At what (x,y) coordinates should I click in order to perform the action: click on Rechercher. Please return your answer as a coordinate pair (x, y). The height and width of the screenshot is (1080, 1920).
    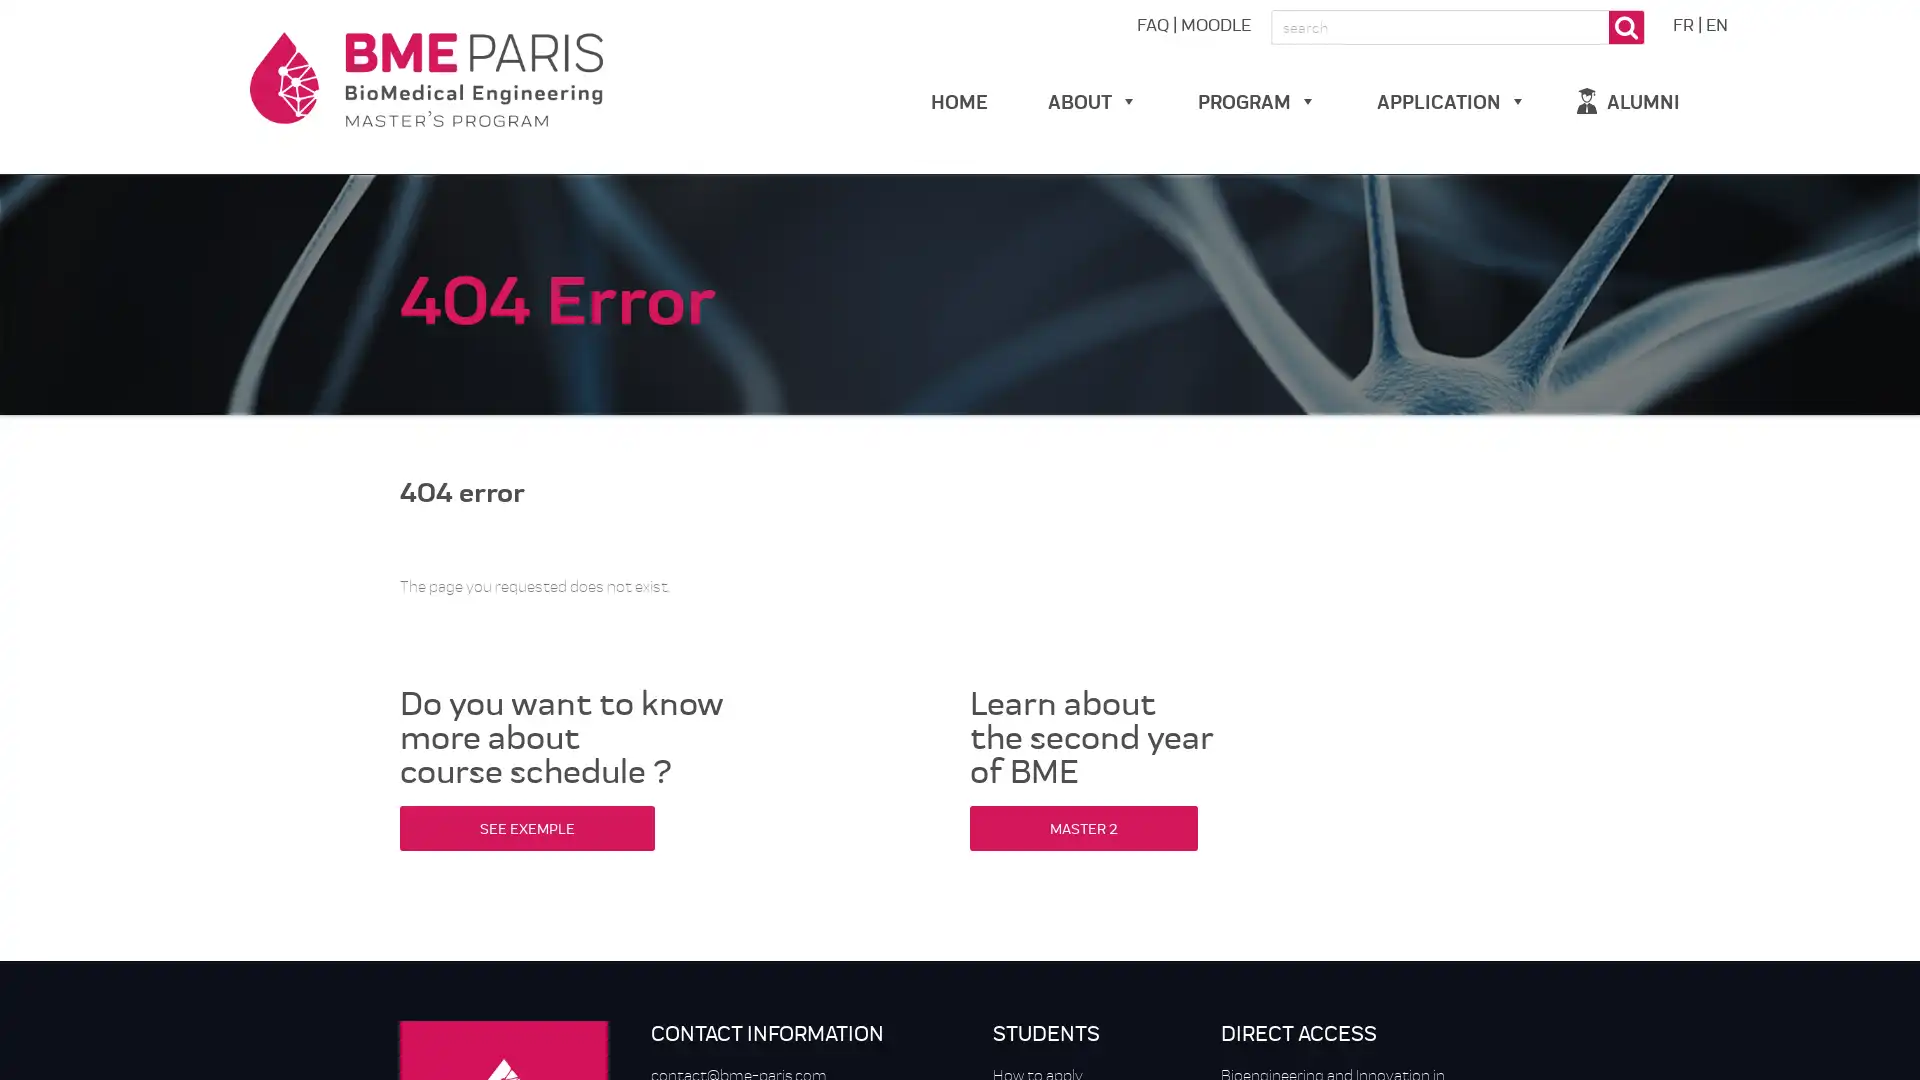
    Looking at the image, I should click on (1626, 27).